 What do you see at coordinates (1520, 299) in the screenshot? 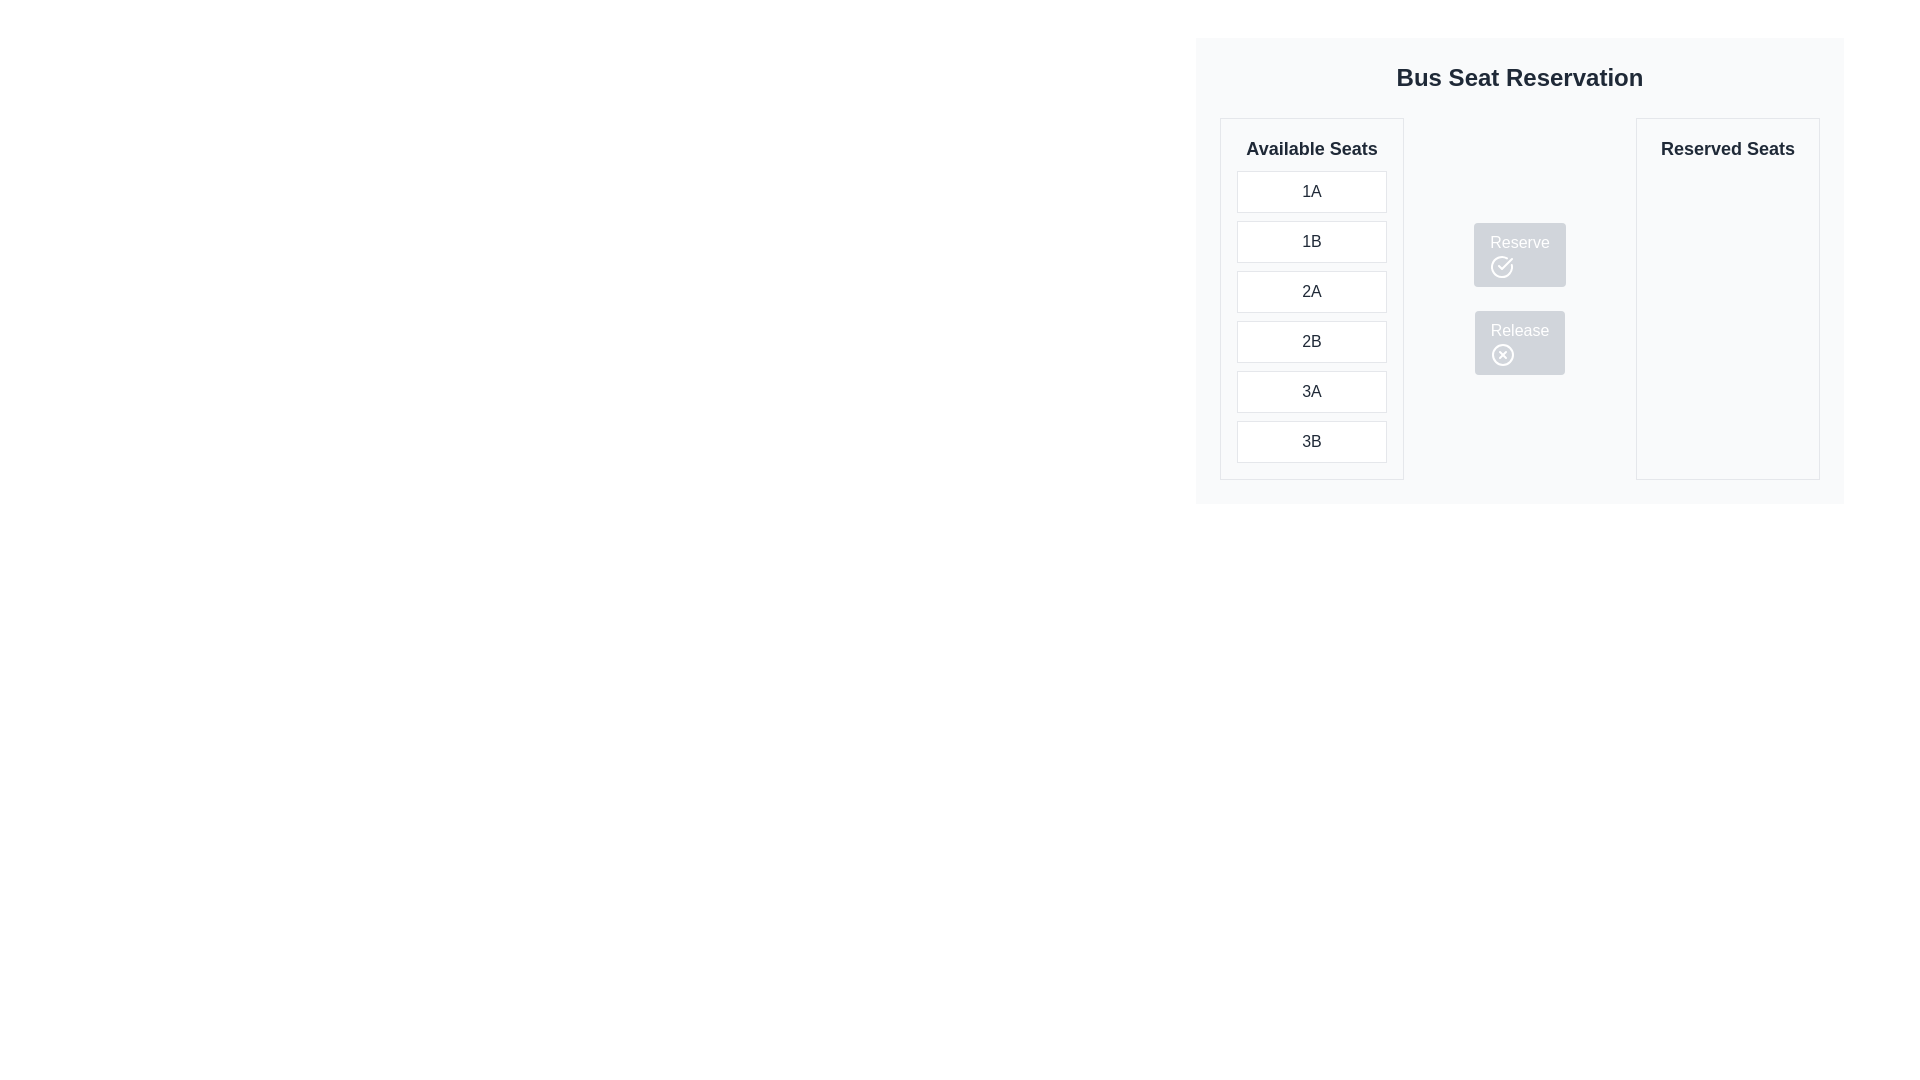
I see `keyboard navigation` at bounding box center [1520, 299].